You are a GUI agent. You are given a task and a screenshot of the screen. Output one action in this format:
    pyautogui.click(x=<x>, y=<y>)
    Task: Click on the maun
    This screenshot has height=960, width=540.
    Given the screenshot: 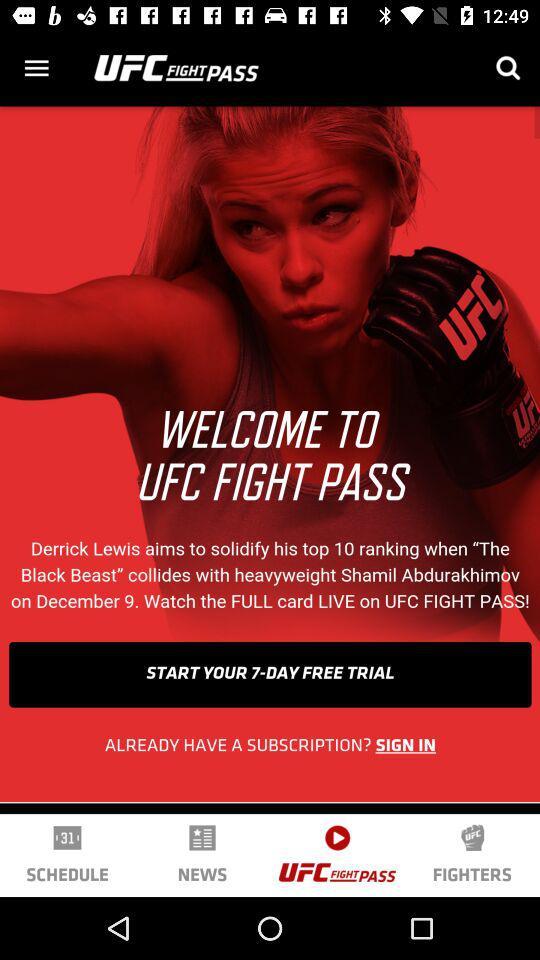 What is the action you would take?
    pyautogui.click(x=36, y=68)
    